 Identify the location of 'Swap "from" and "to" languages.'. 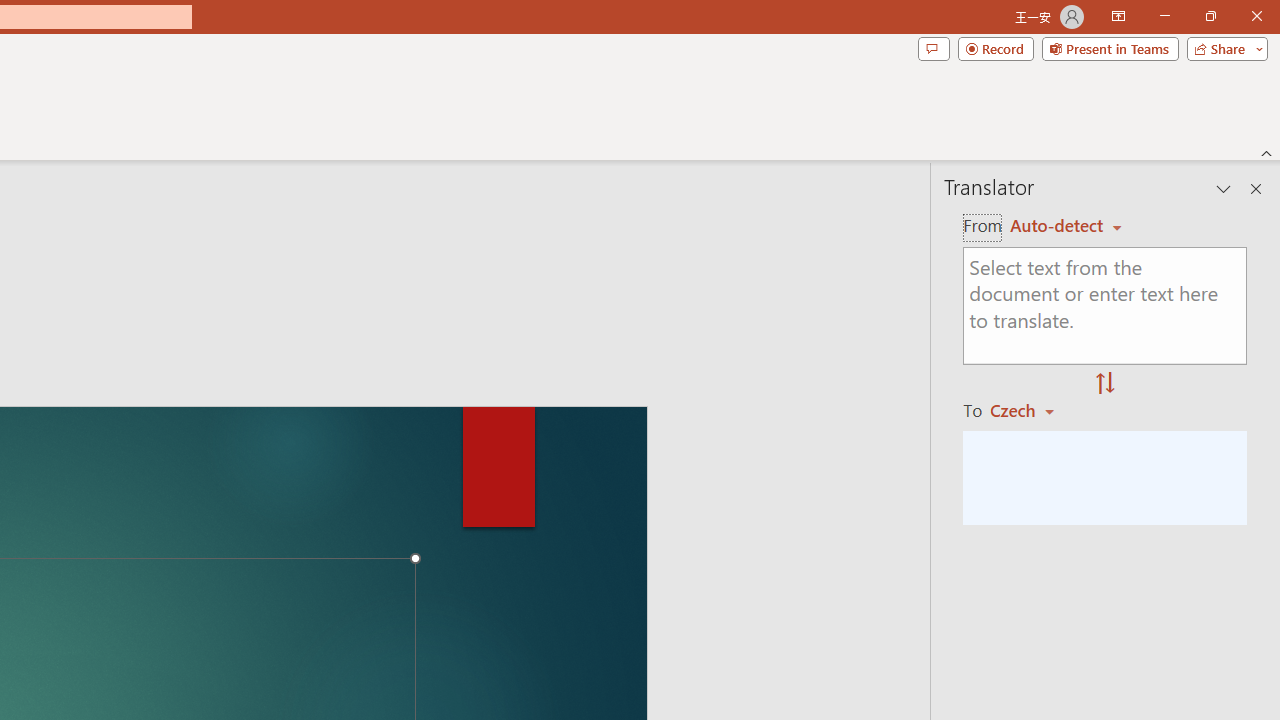
(1104, 384).